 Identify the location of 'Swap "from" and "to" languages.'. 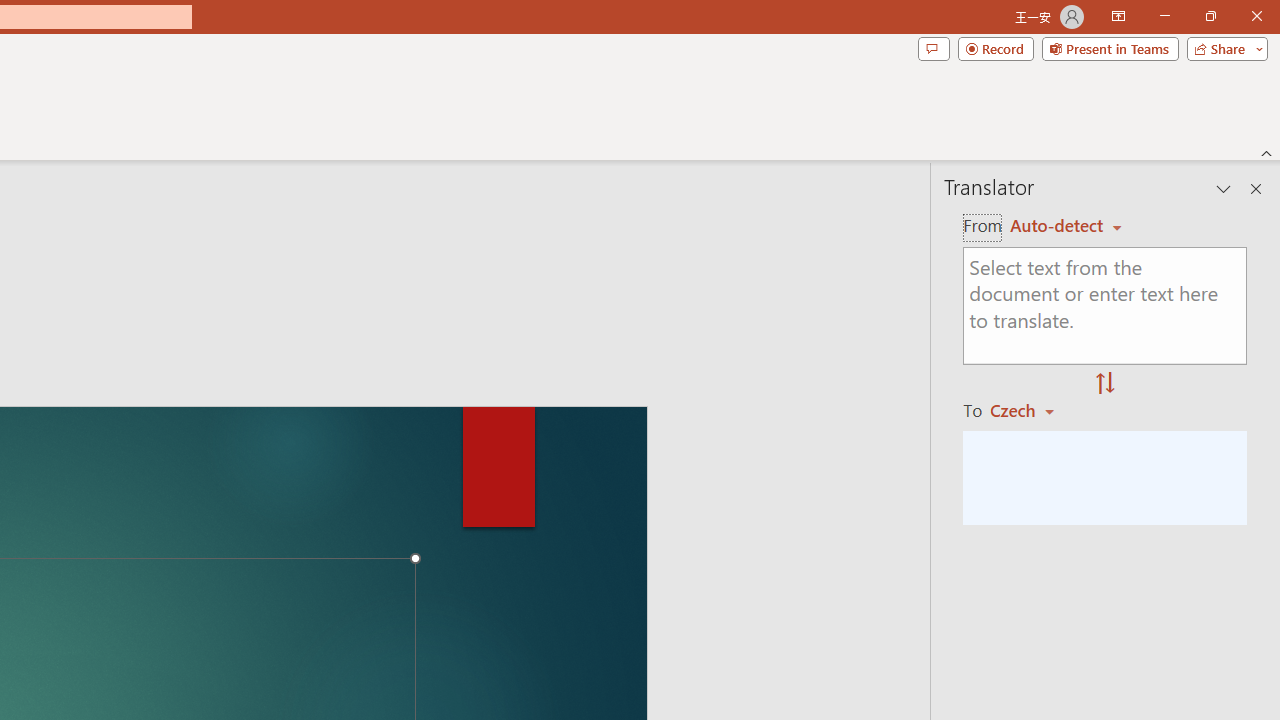
(1104, 384).